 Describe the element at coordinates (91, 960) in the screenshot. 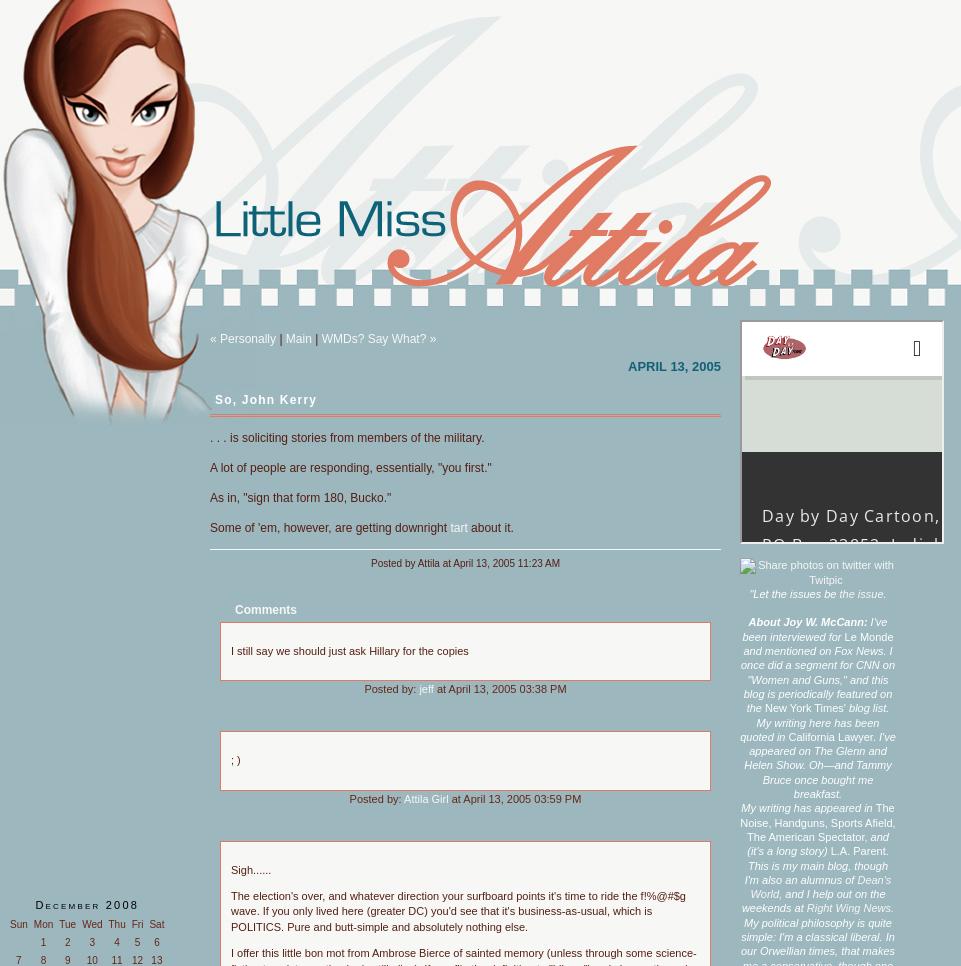

I see `'10'` at that location.